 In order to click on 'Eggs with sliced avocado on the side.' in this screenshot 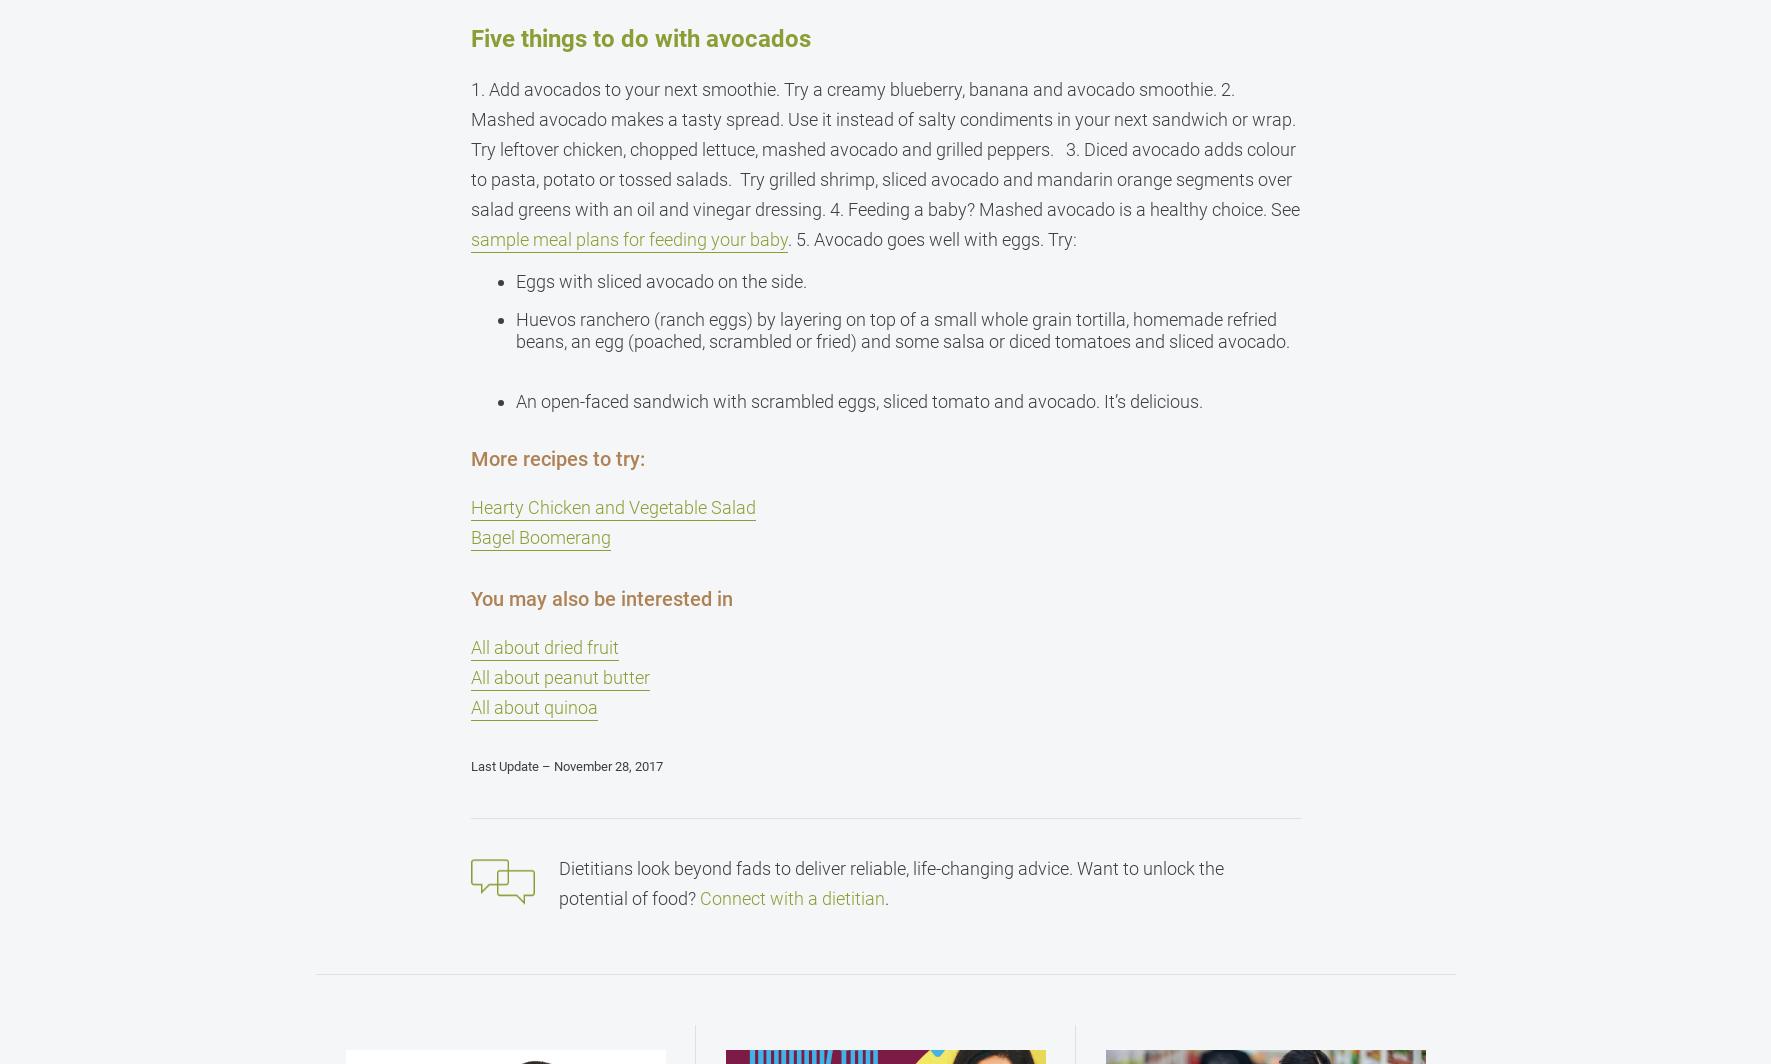, I will do `click(660, 281)`.